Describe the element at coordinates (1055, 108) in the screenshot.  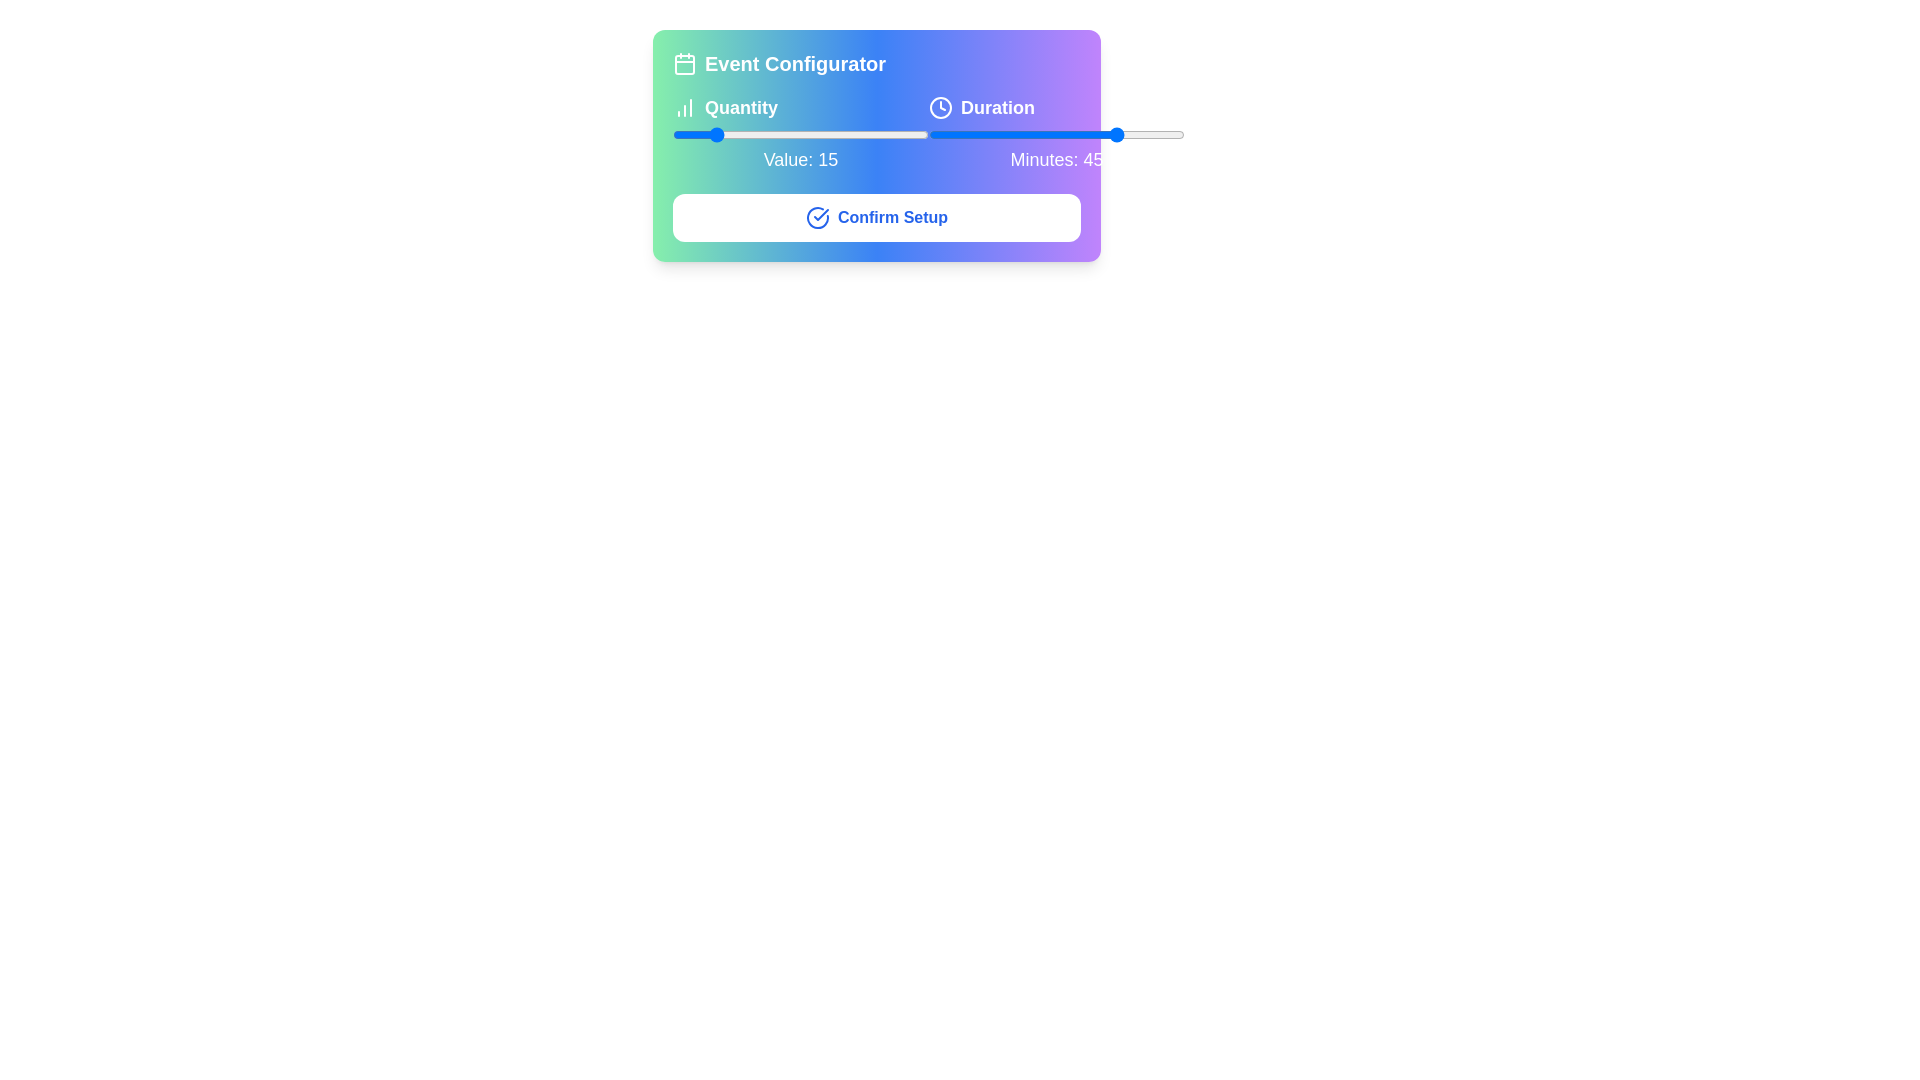
I see `the Text label indicating the purpose of the associated slider, which is positioned to the right of 'Quantity' and above the range slider displaying 'Minutes: 45'` at that location.